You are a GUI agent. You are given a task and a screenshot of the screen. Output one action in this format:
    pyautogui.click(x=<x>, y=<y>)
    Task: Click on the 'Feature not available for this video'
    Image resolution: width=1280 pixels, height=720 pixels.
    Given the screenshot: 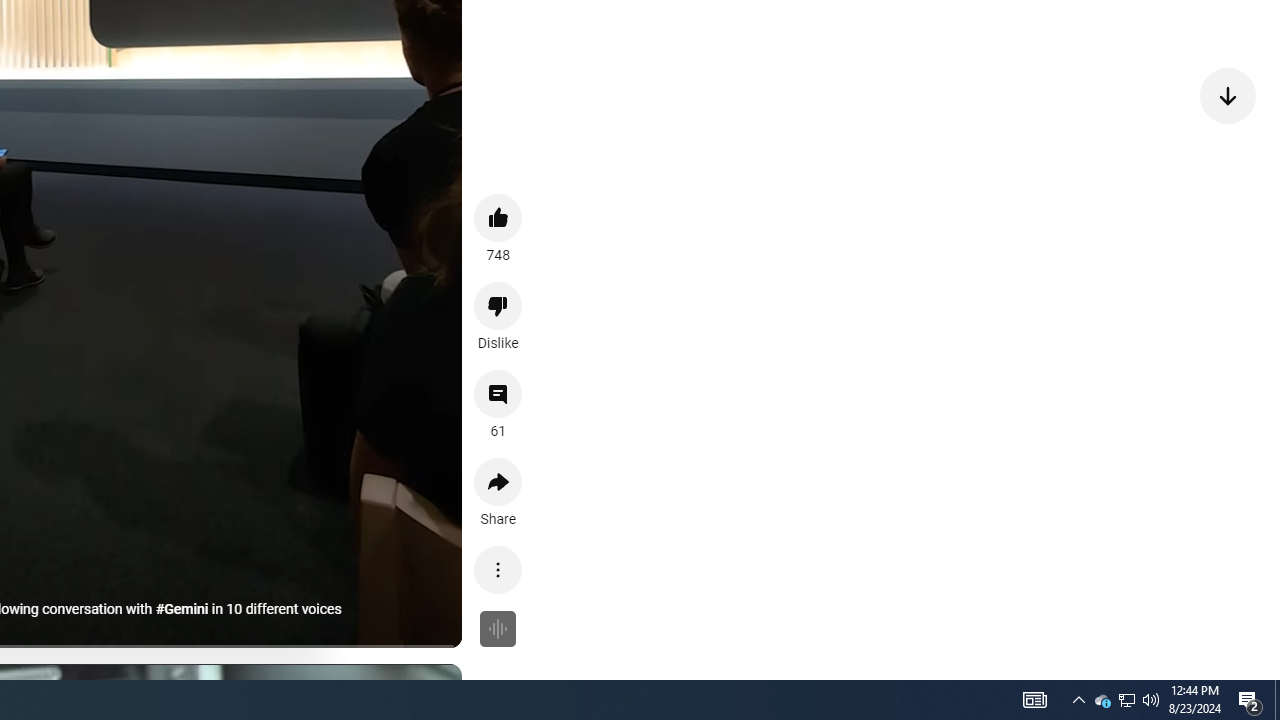 What is the action you would take?
    pyautogui.click(x=498, y=627)
    